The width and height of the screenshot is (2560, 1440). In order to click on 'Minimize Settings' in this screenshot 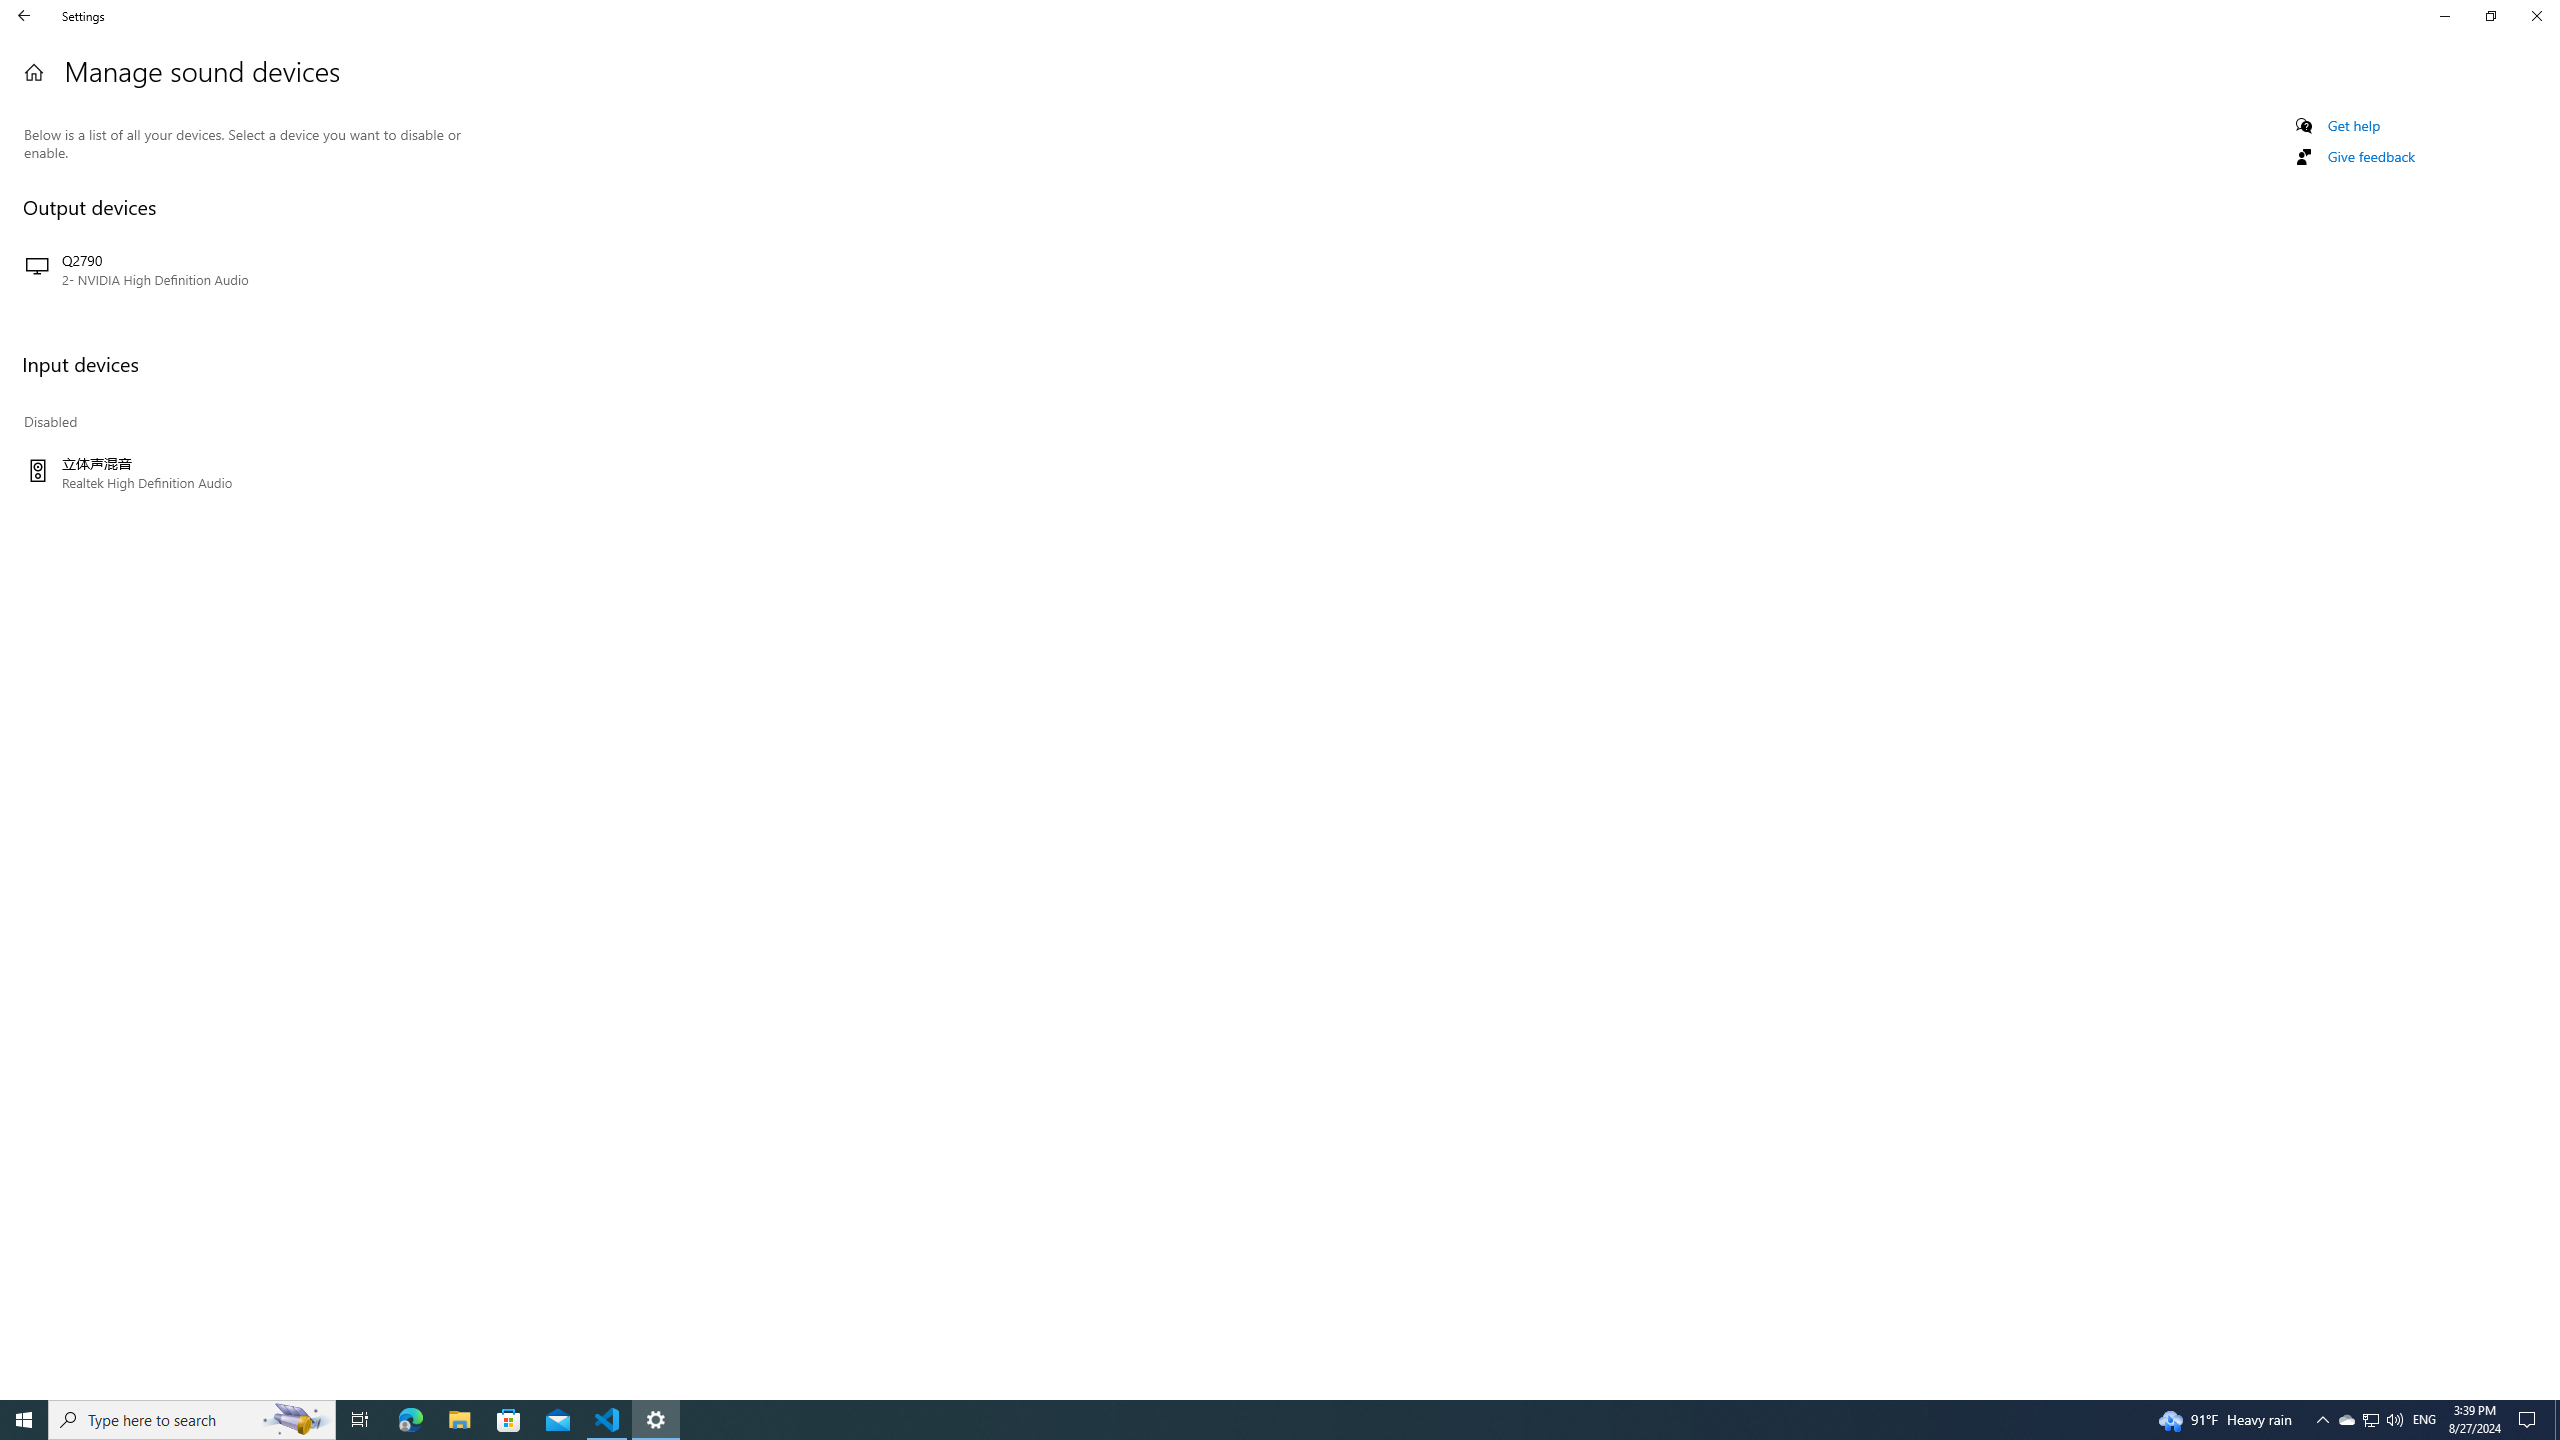, I will do `click(2443, 15)`.